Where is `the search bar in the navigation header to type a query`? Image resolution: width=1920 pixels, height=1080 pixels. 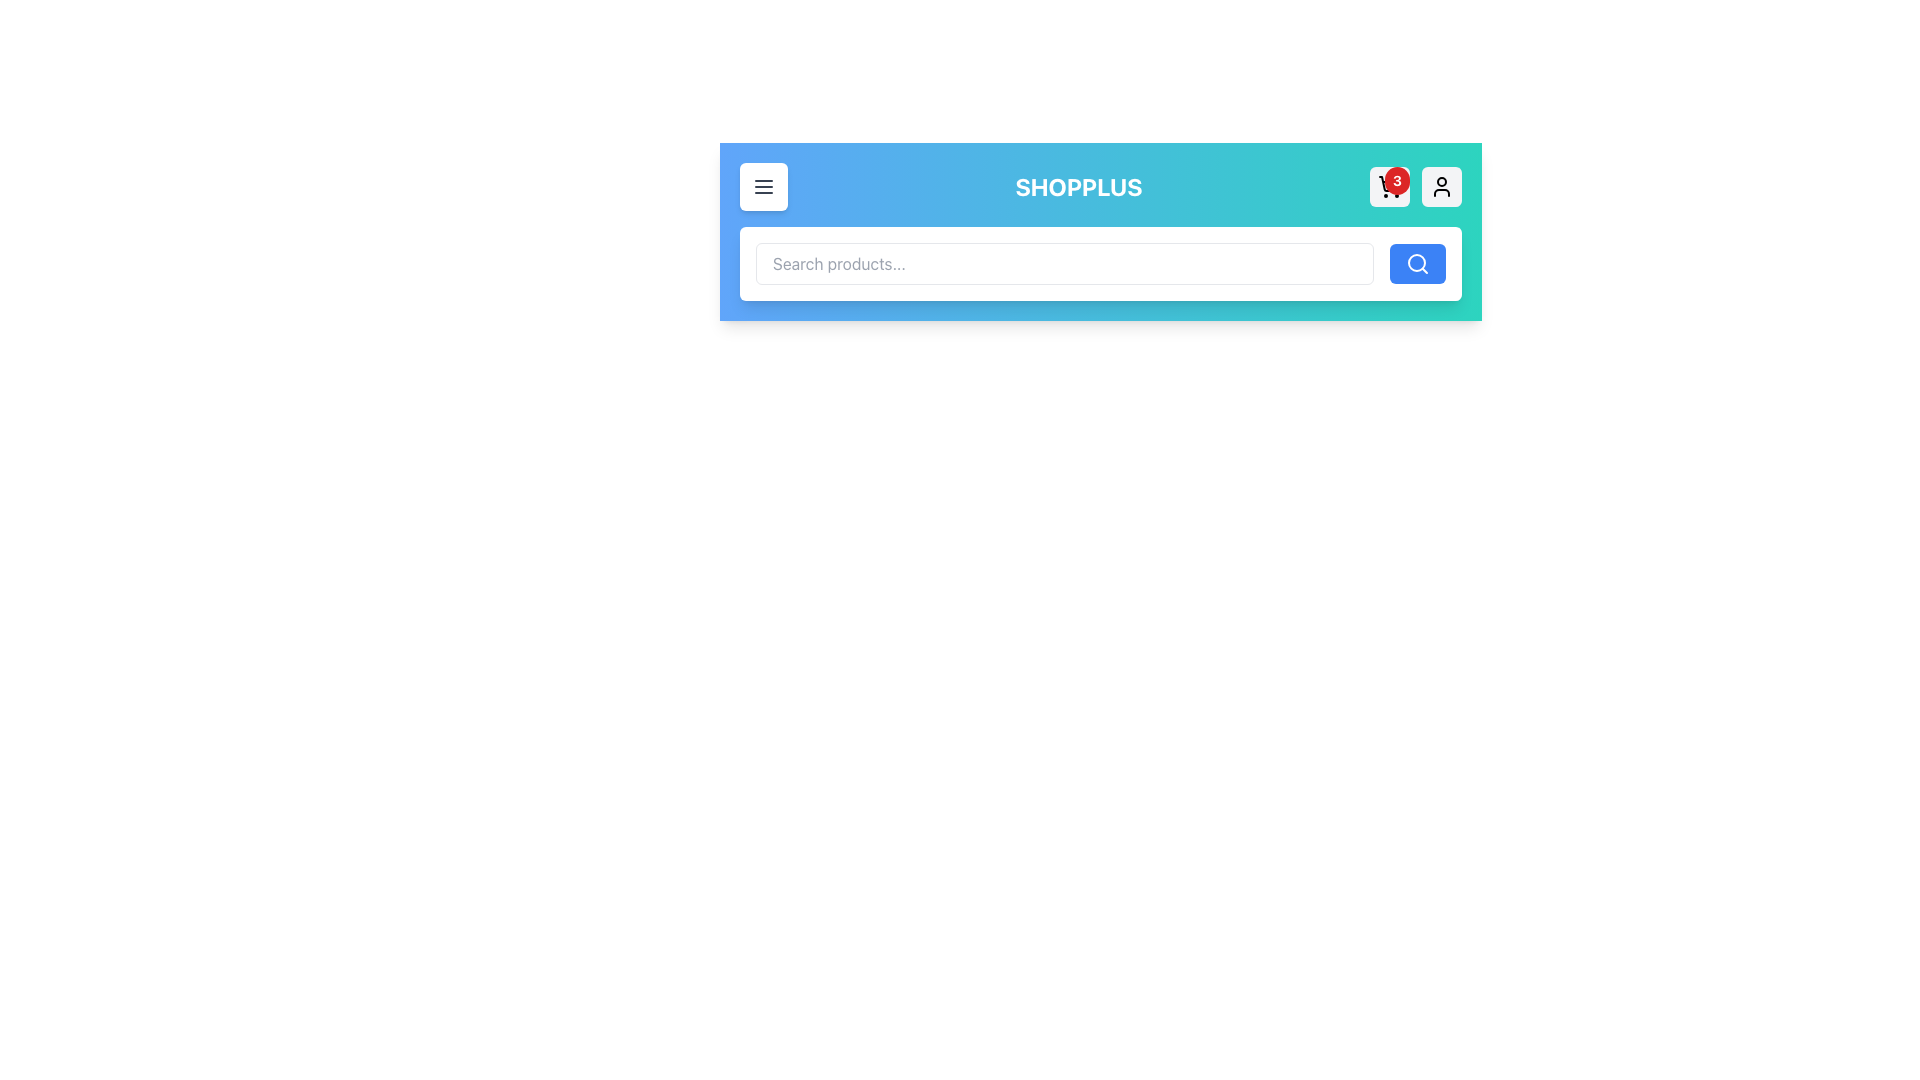 the search bar in the navigation header to type a query is located at coordinates (1099, 230).